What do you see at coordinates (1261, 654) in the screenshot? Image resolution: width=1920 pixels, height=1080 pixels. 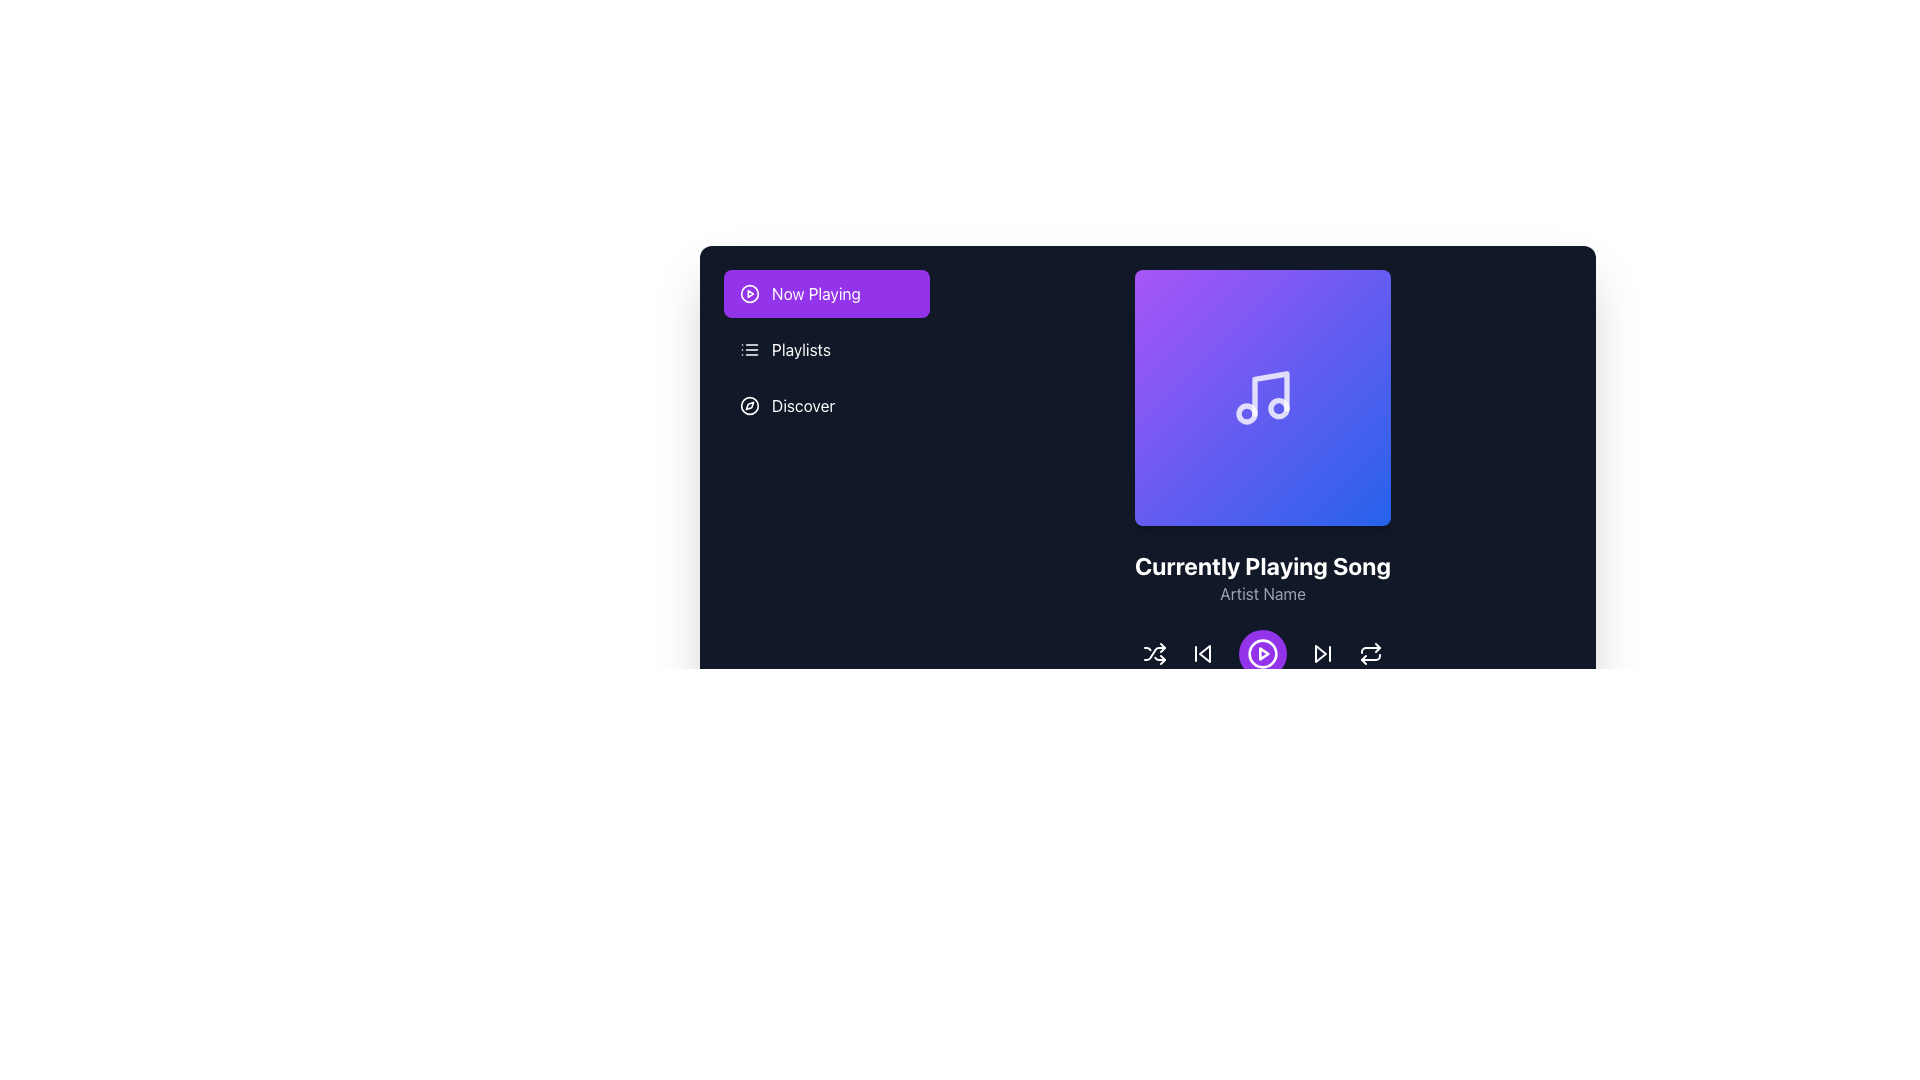 I see `the play button located centrally at the bottom of the interface` at bounding box center [1261, 654].